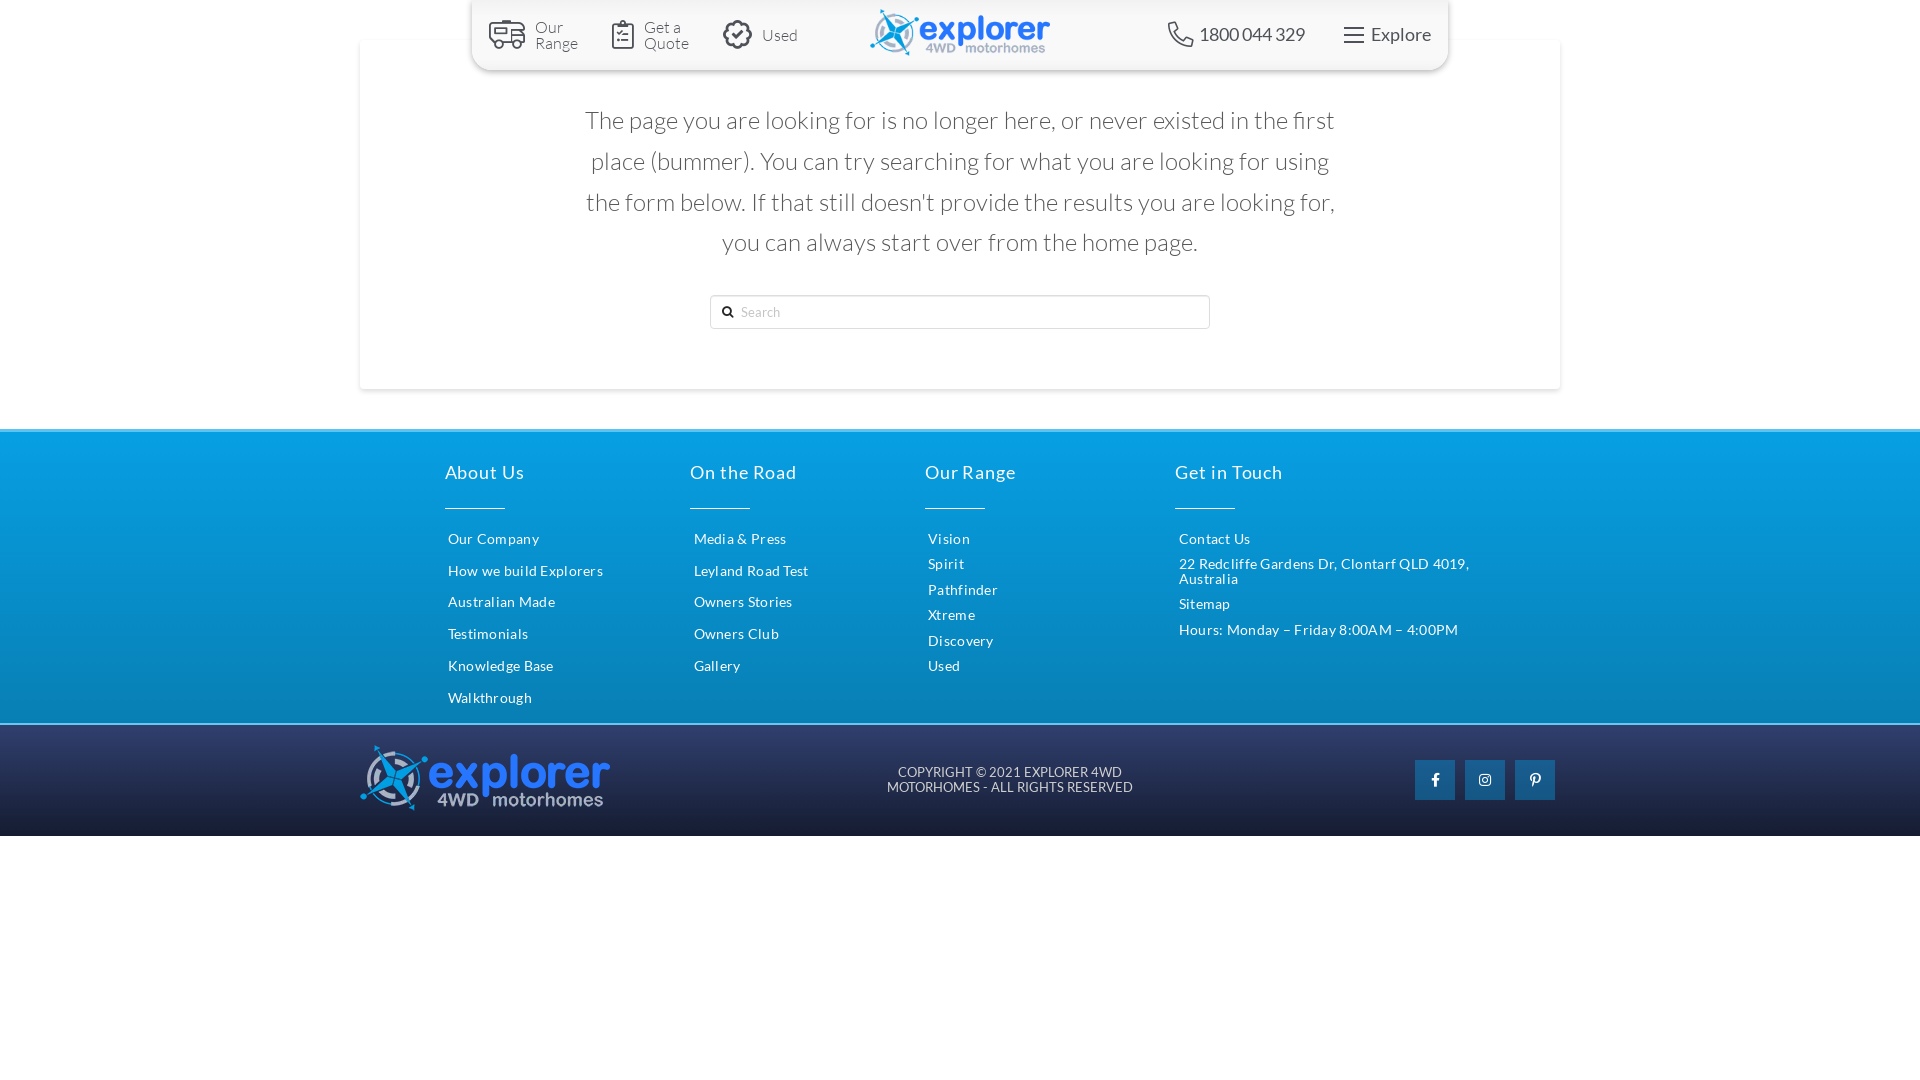 This screenshot has width=1920, height=1080. I want to click on 'Used', so click(943, 666).